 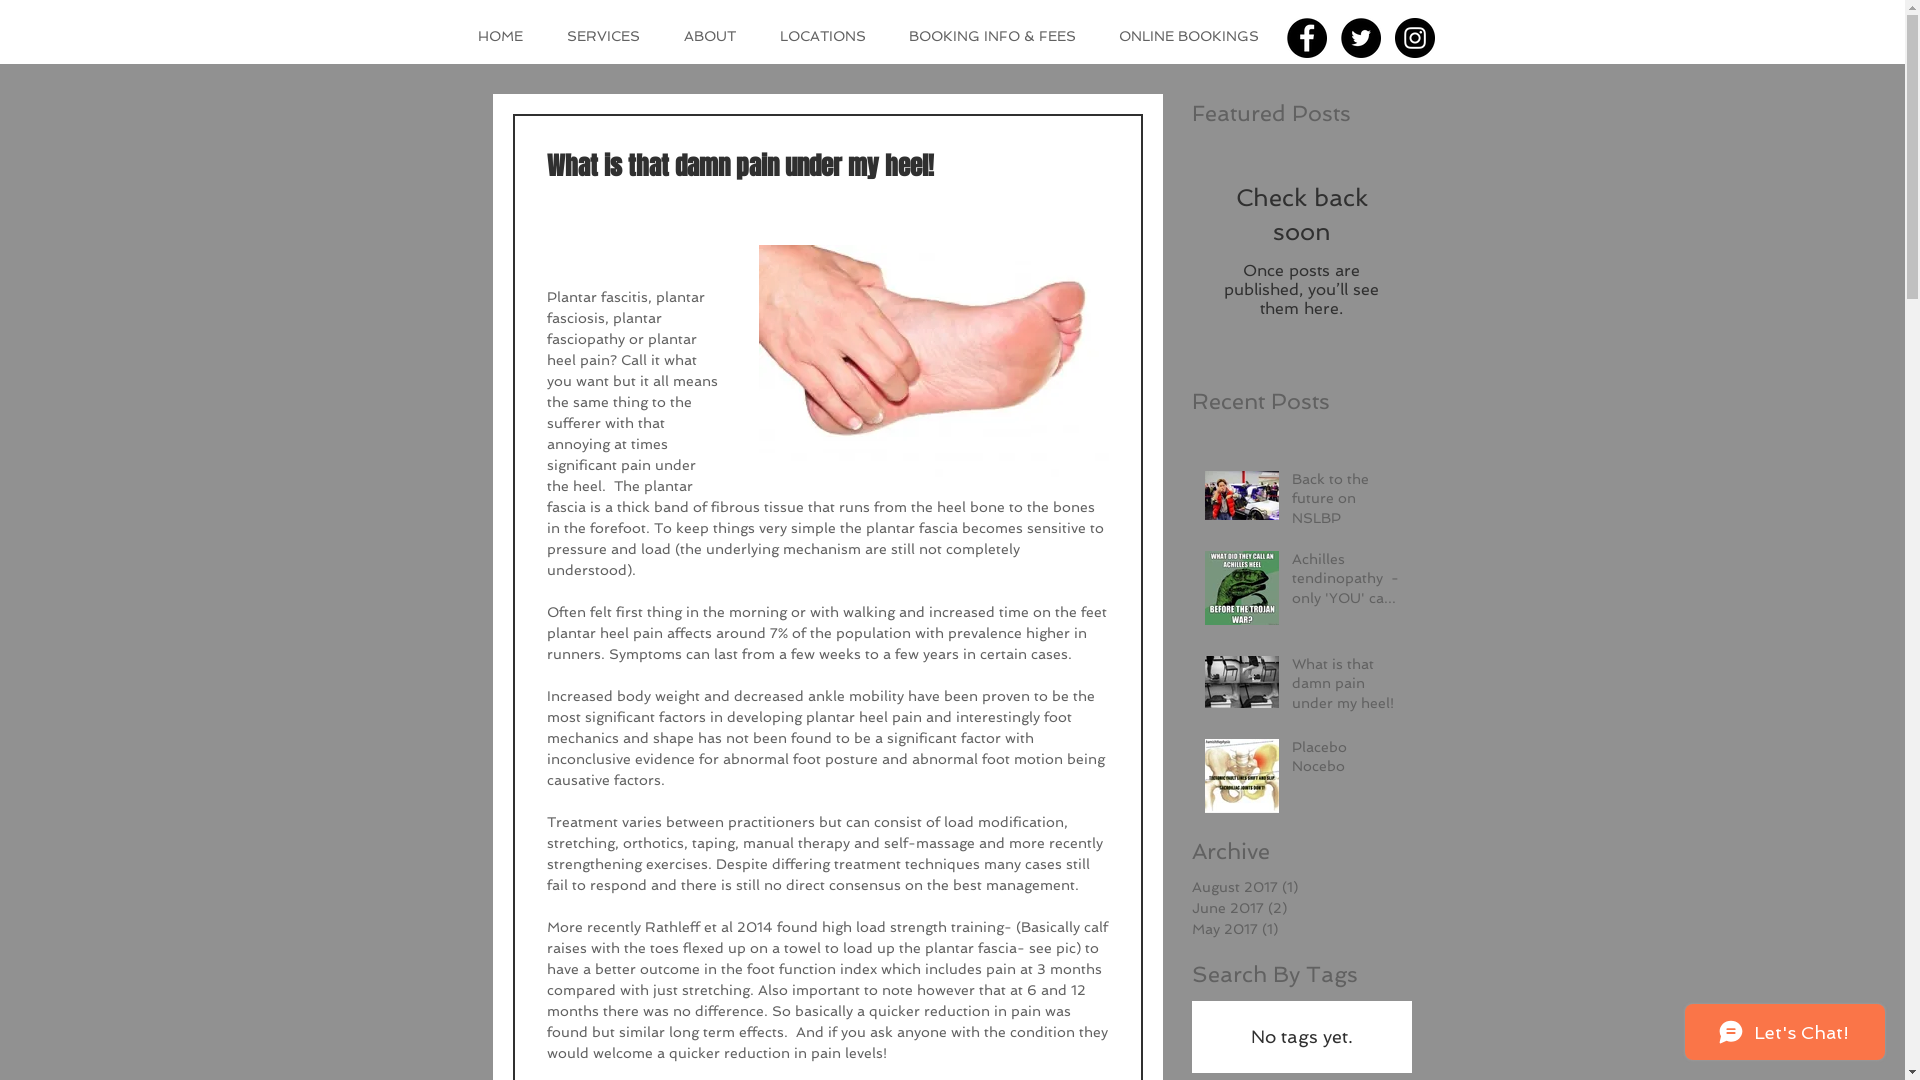 I want to click on 'What is that damn pain under my heel!', so click(x=1345, y=687).